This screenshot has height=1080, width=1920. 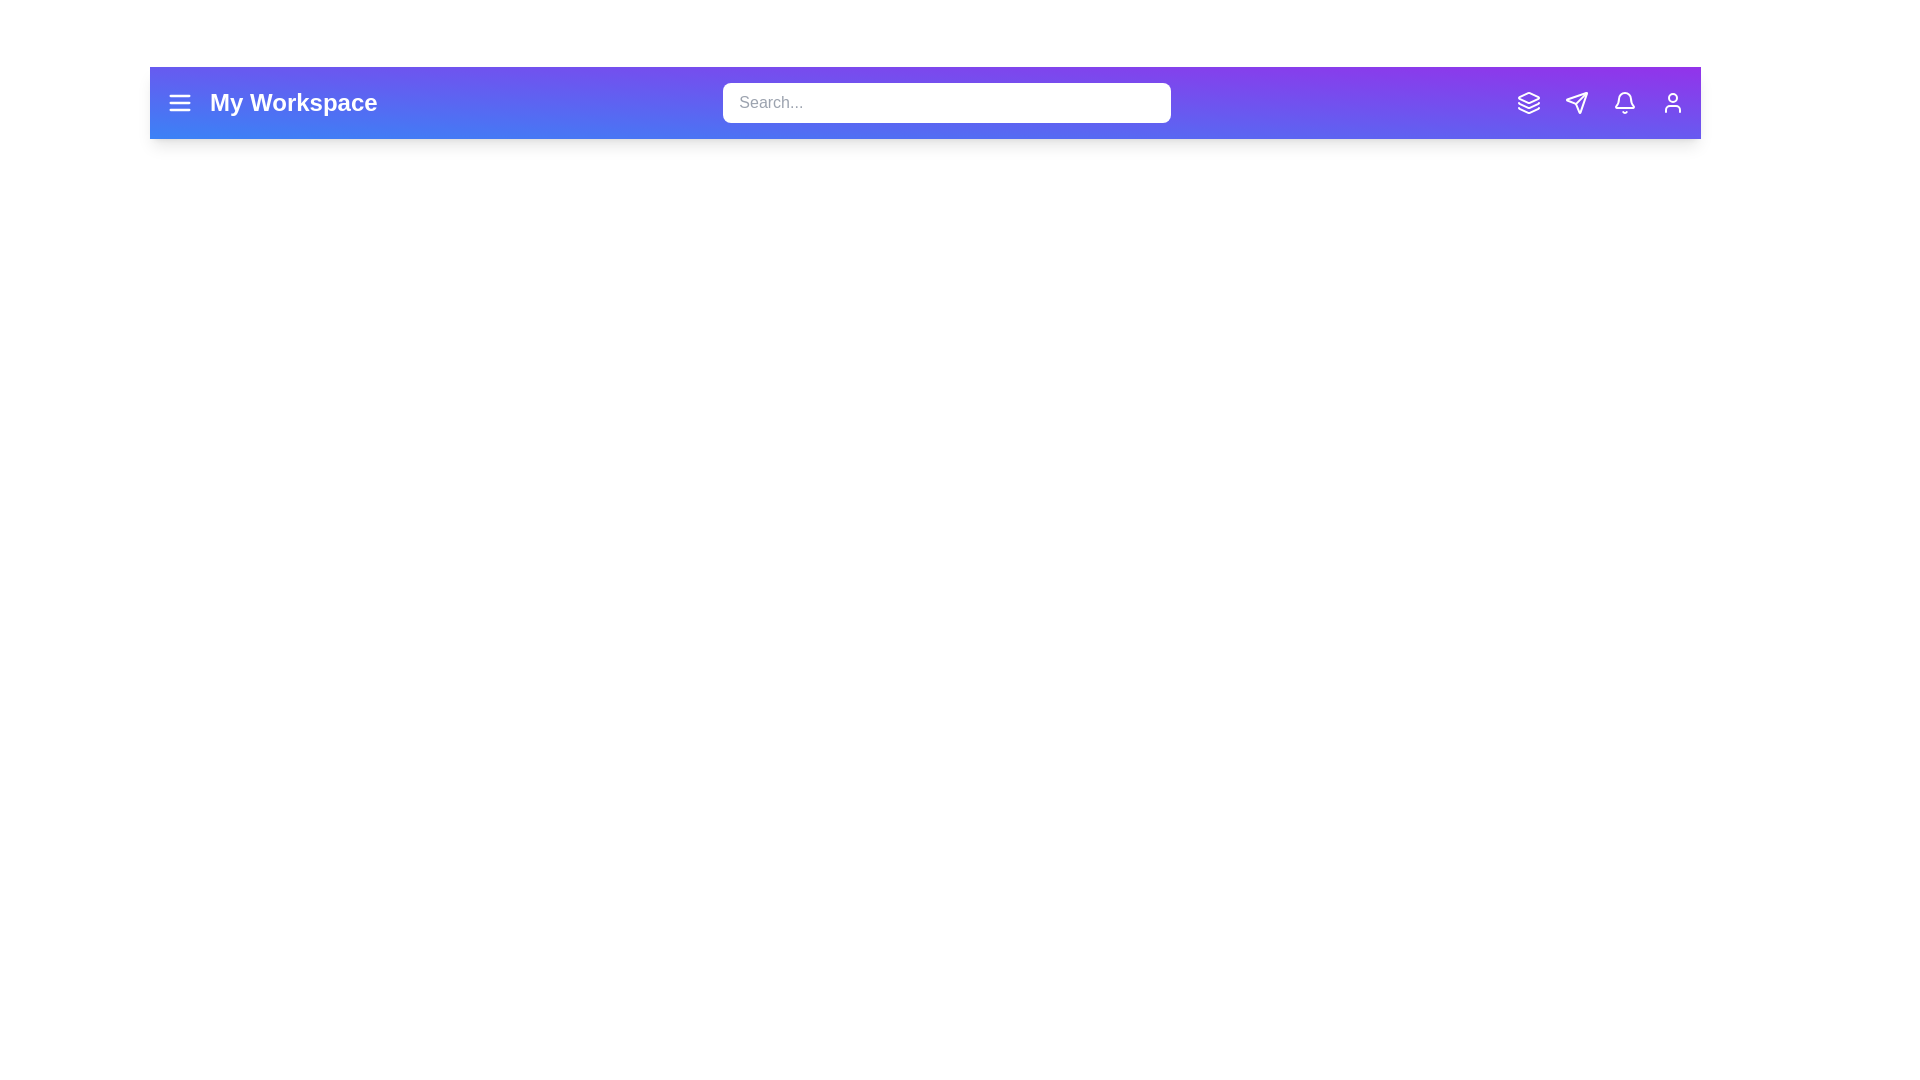 What do you see at coordinates (1528, 103) in the screenshot?
I see `the navigation icon Projects` at bounding box center [1528, 103].